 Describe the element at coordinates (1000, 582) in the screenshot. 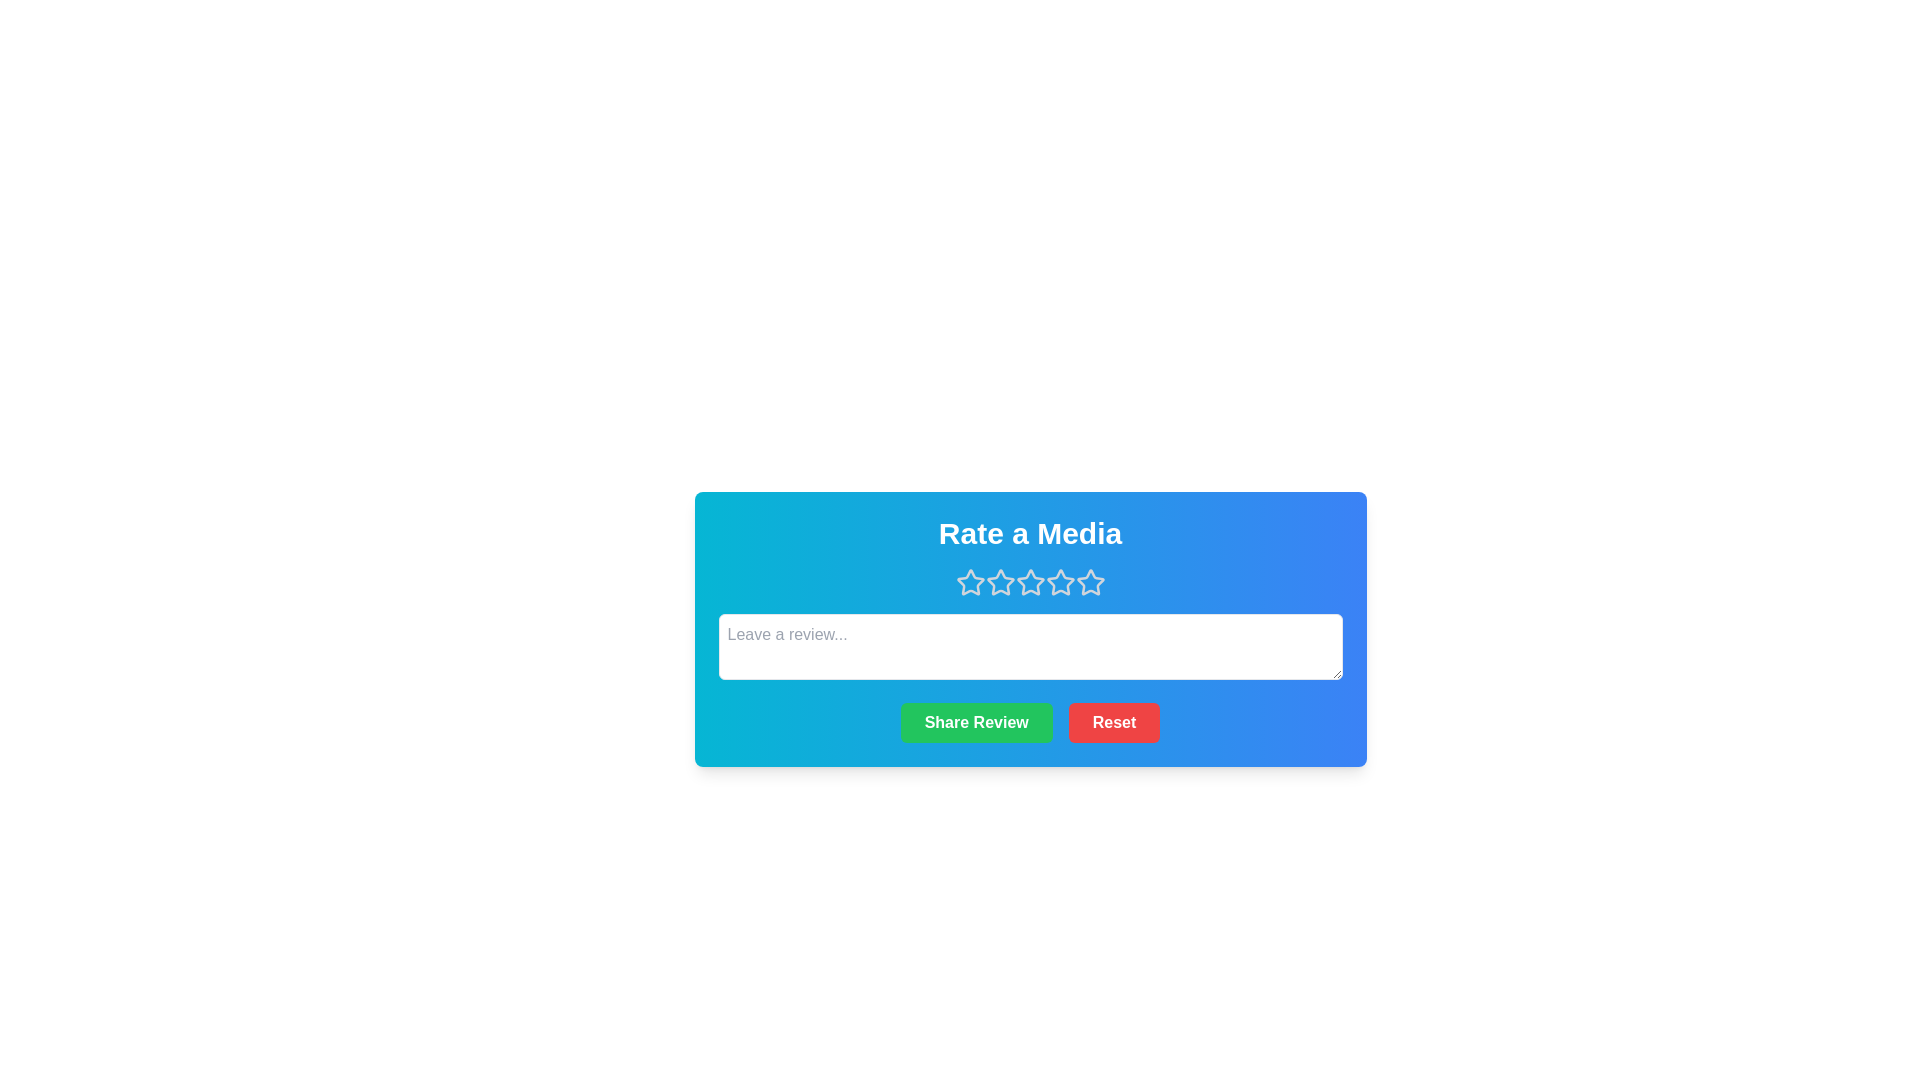

I see `the rating to 2 stars by clicking on the respective star` at that location.